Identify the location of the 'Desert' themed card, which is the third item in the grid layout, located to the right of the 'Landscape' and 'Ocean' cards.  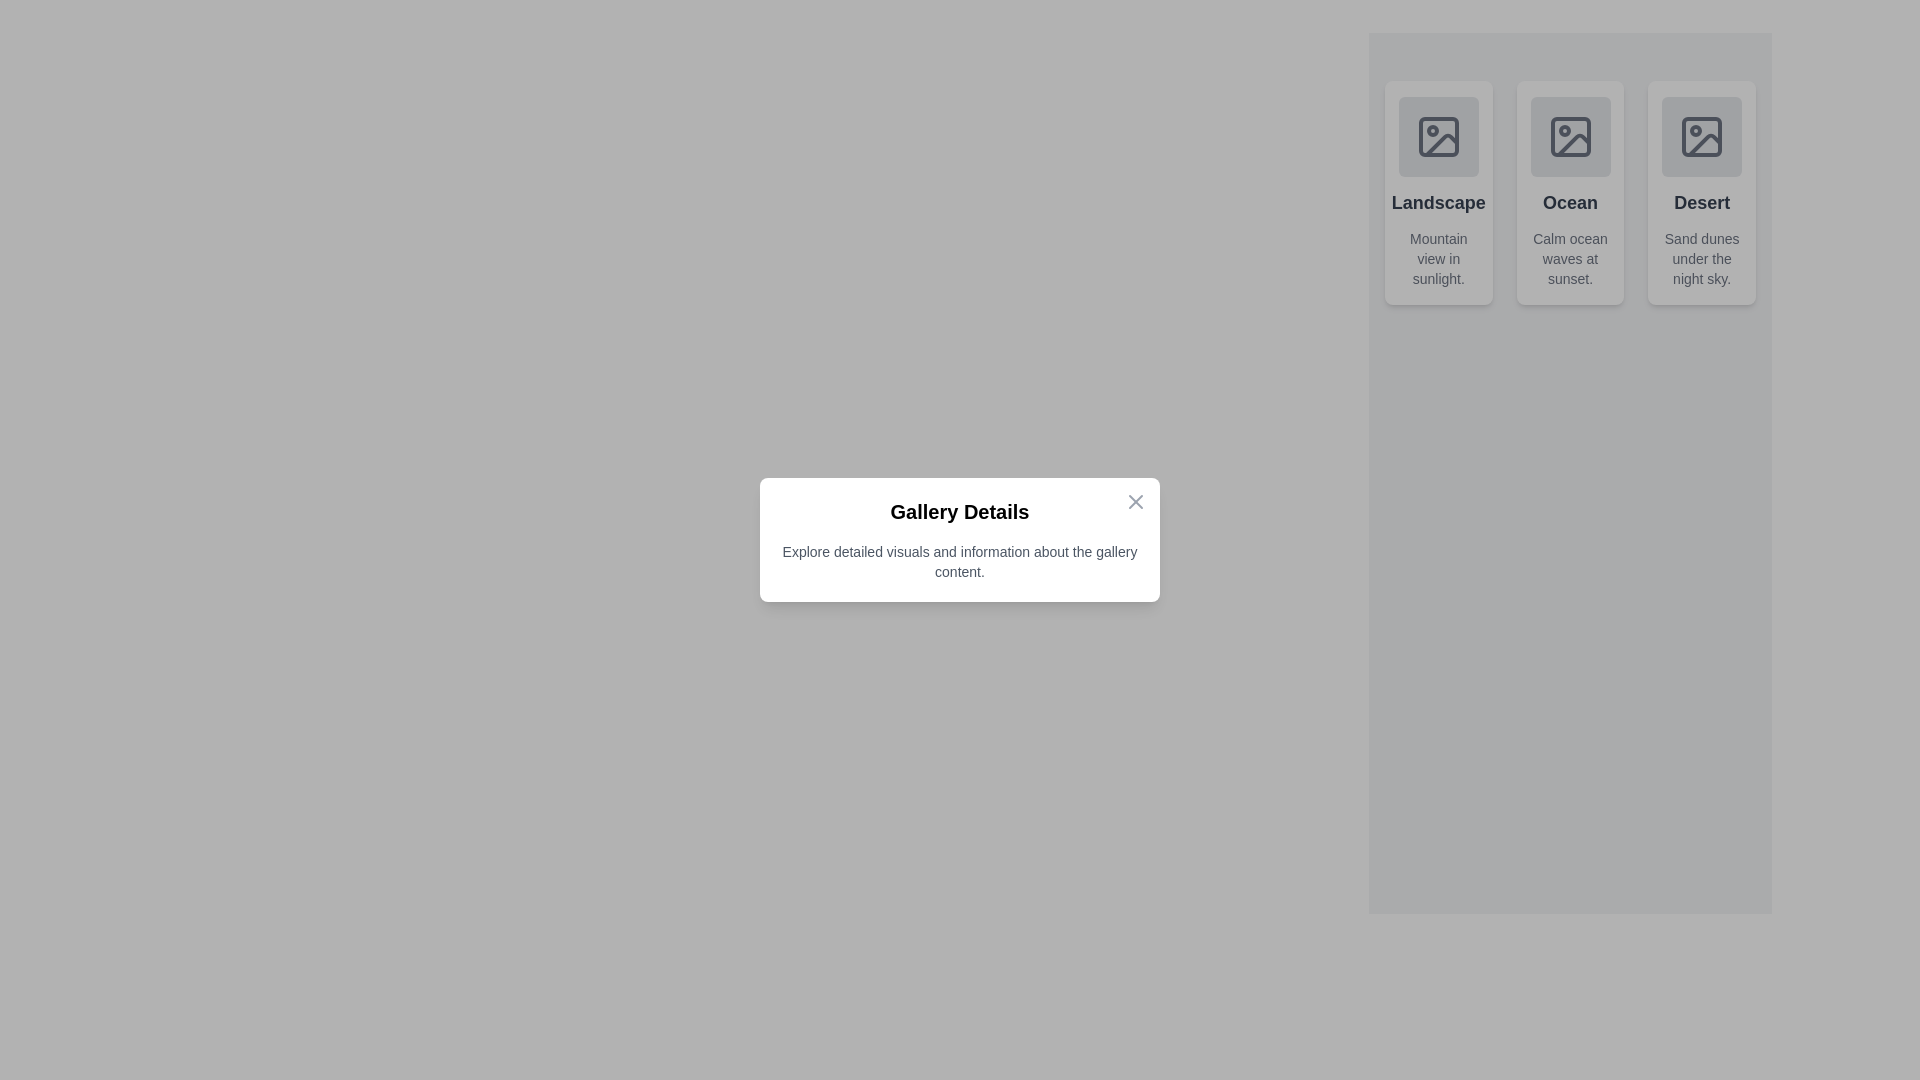
(1701, 192).